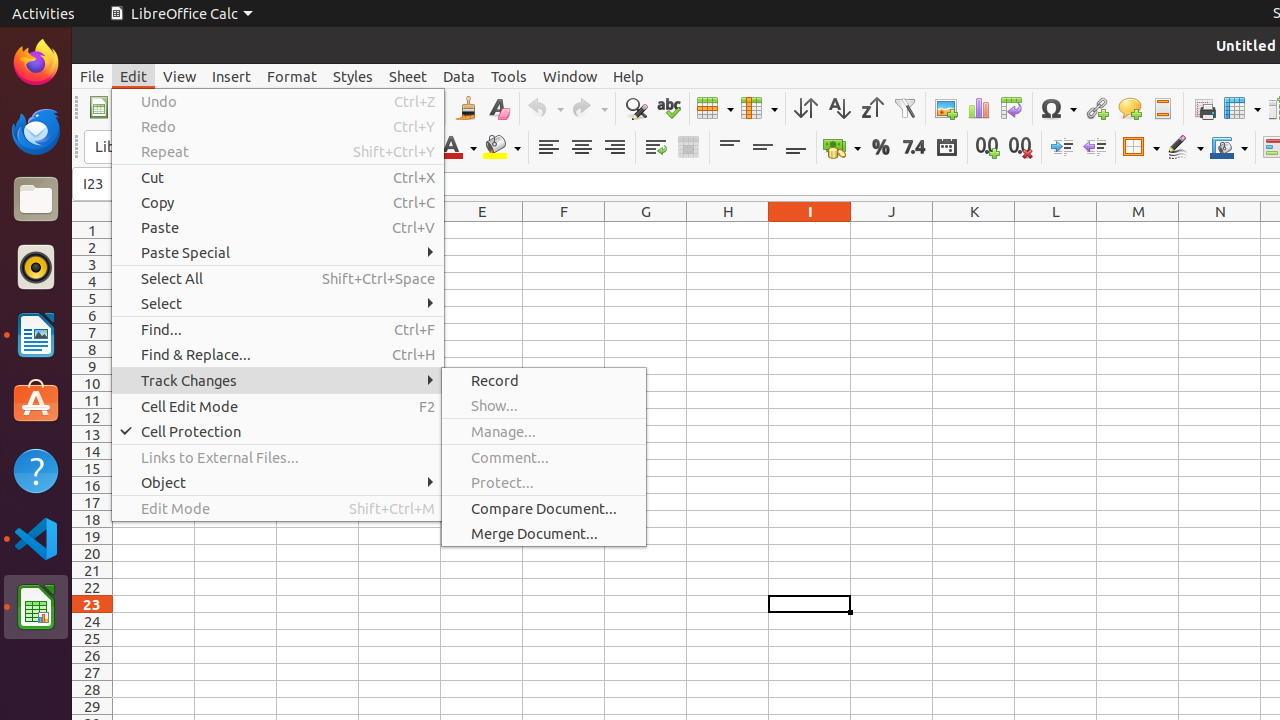 The image size is (1280, 720). What do you see at coordinates (580, 146) in the screenshot?
I see `'Align Center'` at bounding box center [580, 146].